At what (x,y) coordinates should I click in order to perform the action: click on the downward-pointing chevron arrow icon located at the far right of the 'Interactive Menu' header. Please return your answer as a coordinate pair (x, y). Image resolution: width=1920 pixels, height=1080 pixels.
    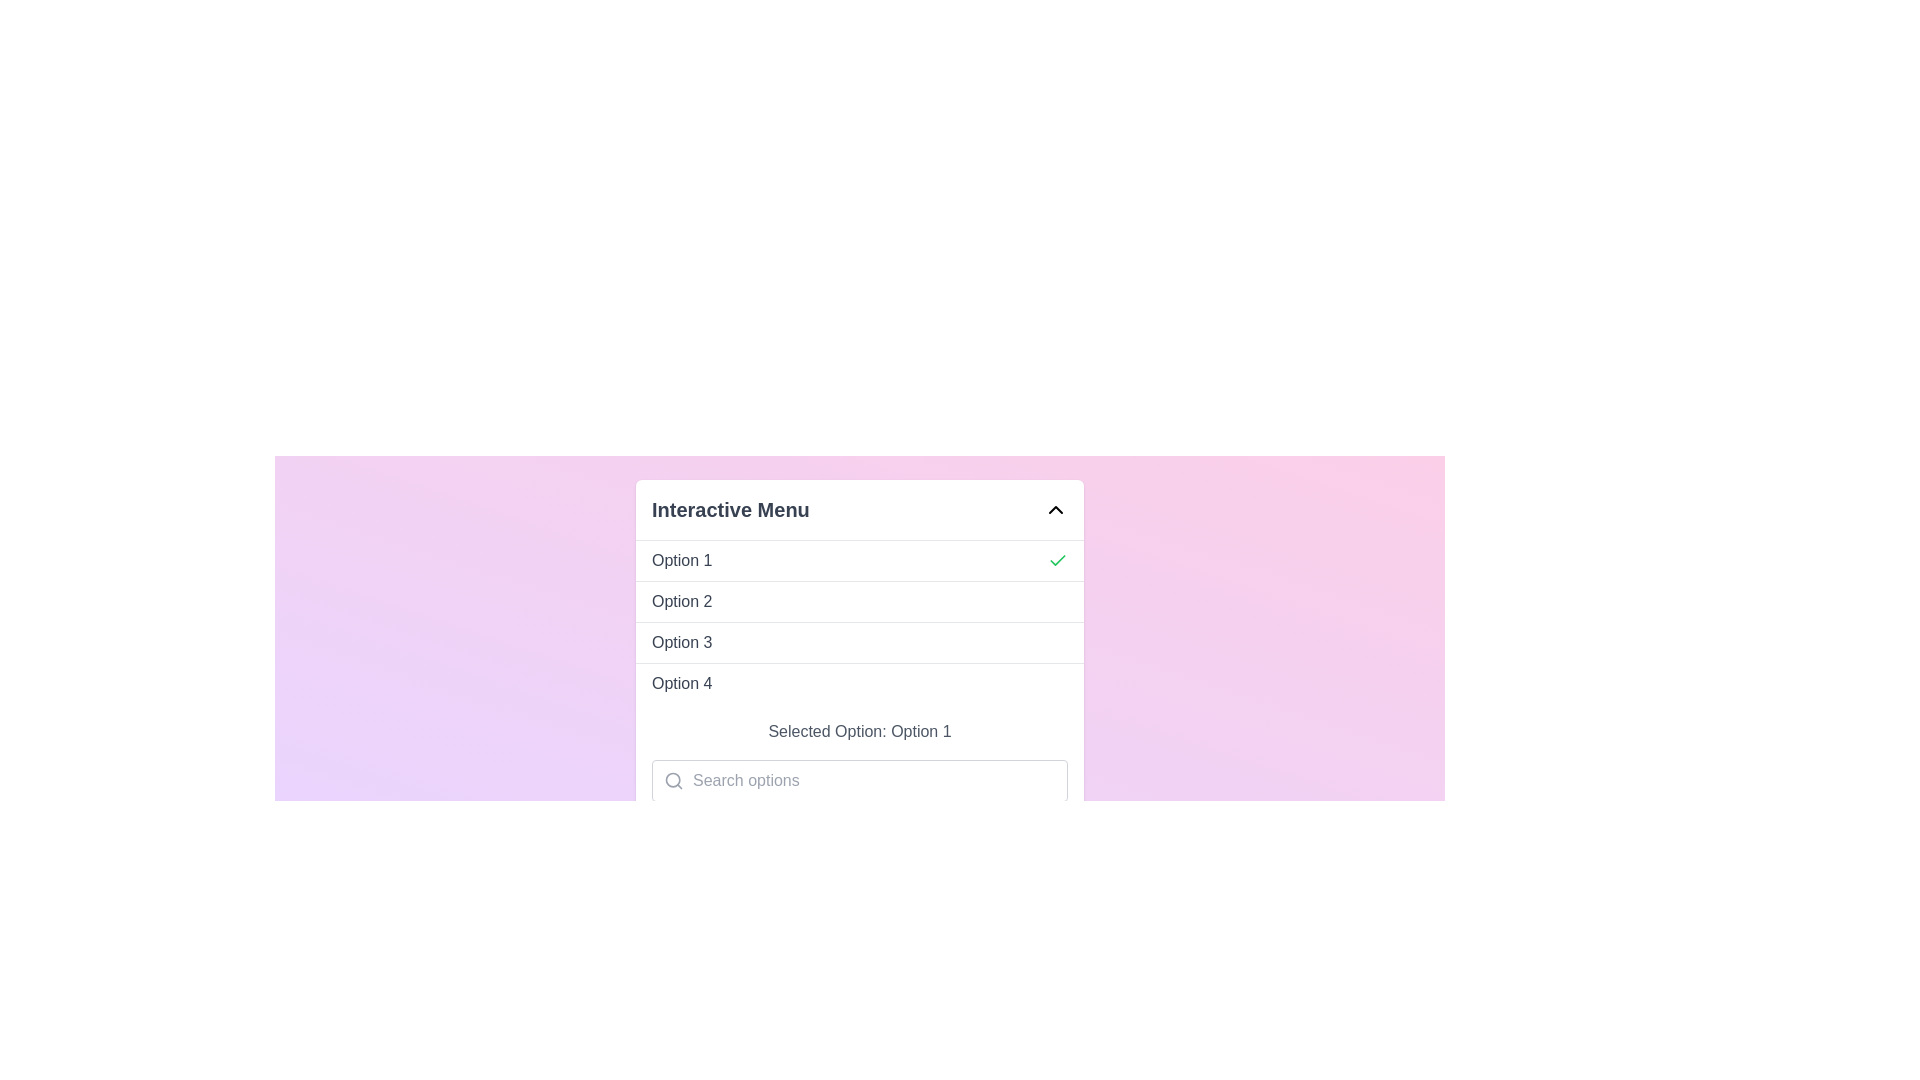
    Looking at the image, I should click on (1055, 508).